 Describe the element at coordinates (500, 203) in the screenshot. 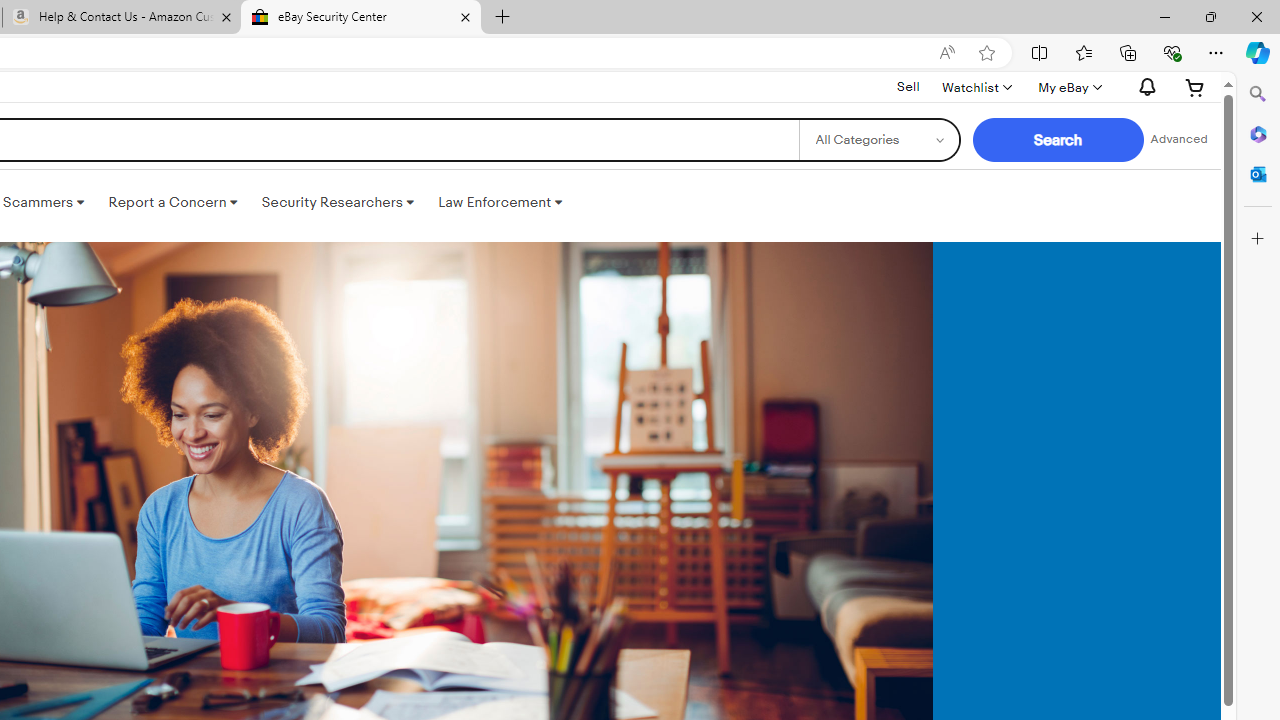

I see `'Law Enforcement '` at that location.